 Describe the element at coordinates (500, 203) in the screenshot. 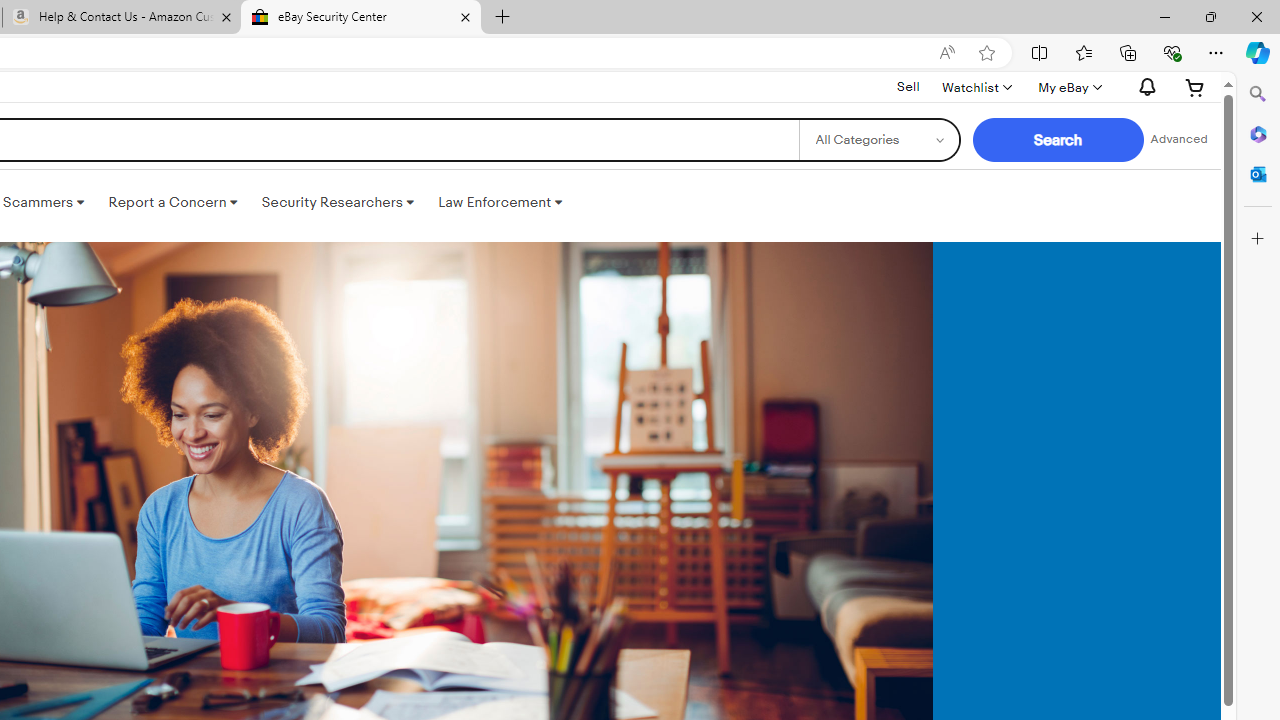

I see `'Law Enforcement '` at that location.